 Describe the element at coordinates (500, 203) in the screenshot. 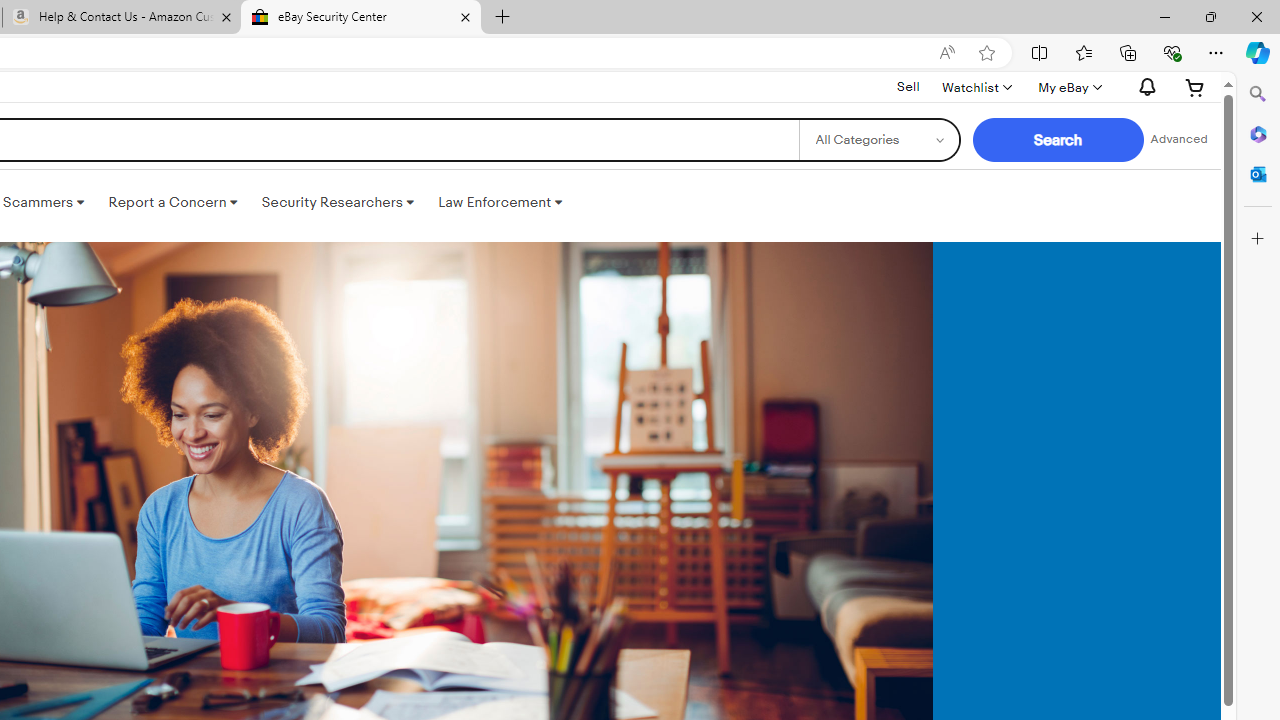

I see `'Law Enforcement '` at that location.